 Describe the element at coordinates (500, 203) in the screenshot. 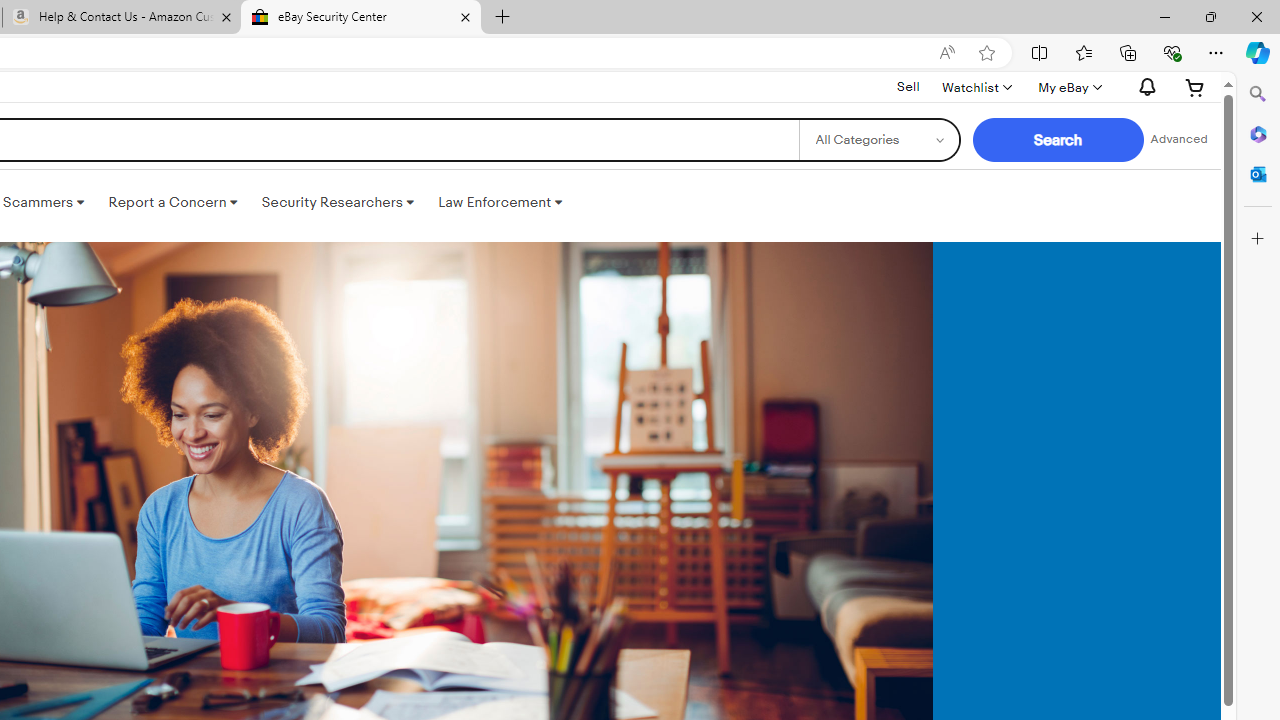

I see `'Law Enforcement '` at that location.